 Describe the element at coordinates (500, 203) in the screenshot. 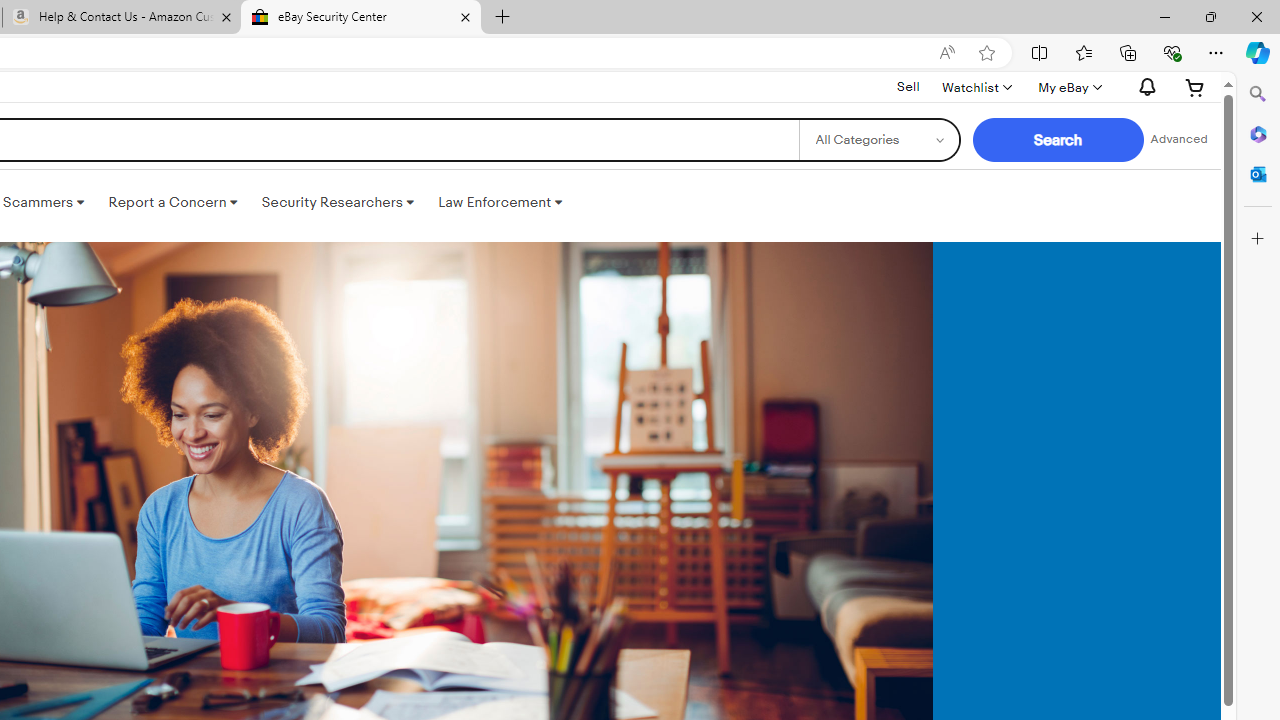

I see `'Law Enforcement '` at that location.